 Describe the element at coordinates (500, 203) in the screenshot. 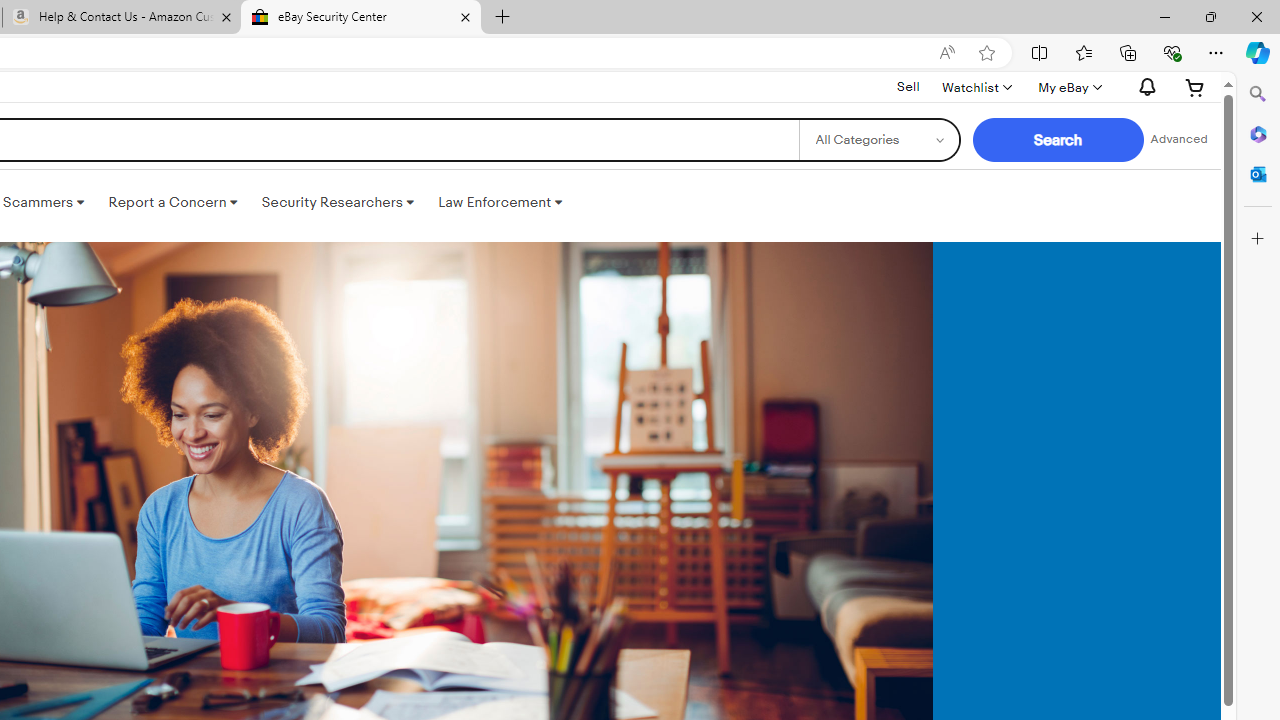

I see `'Law Enforcement '` at that location.